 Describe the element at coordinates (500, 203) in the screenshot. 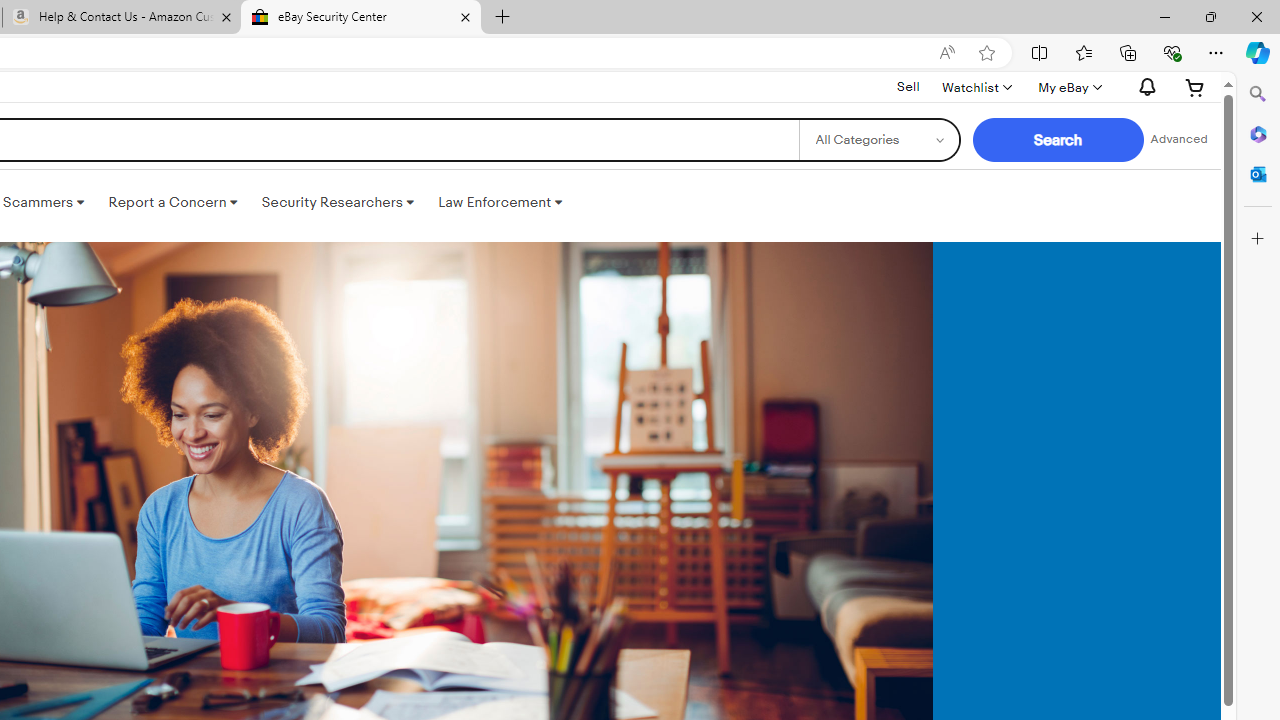

I see `'Law Enforcement '` at that location.